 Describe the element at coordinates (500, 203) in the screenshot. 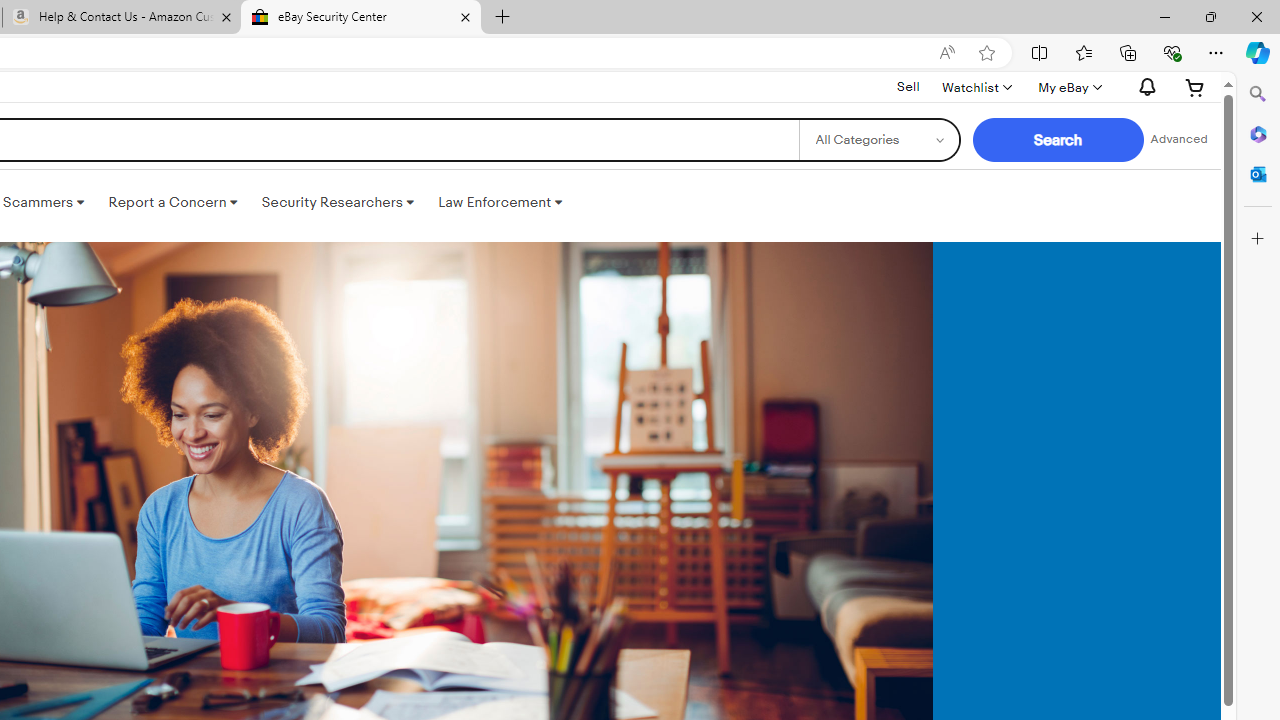

I see `'Law Enforcement '` at that location.